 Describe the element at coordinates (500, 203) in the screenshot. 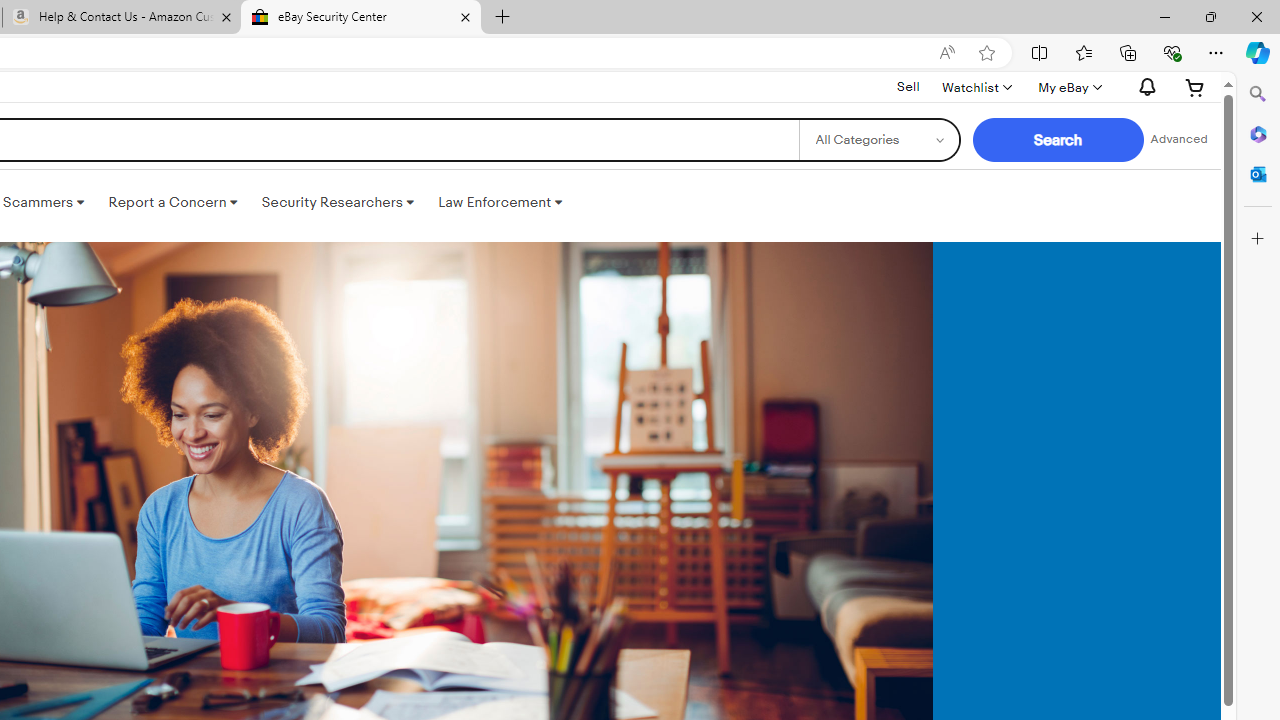

I see `'Law Enforcement '` at that location.